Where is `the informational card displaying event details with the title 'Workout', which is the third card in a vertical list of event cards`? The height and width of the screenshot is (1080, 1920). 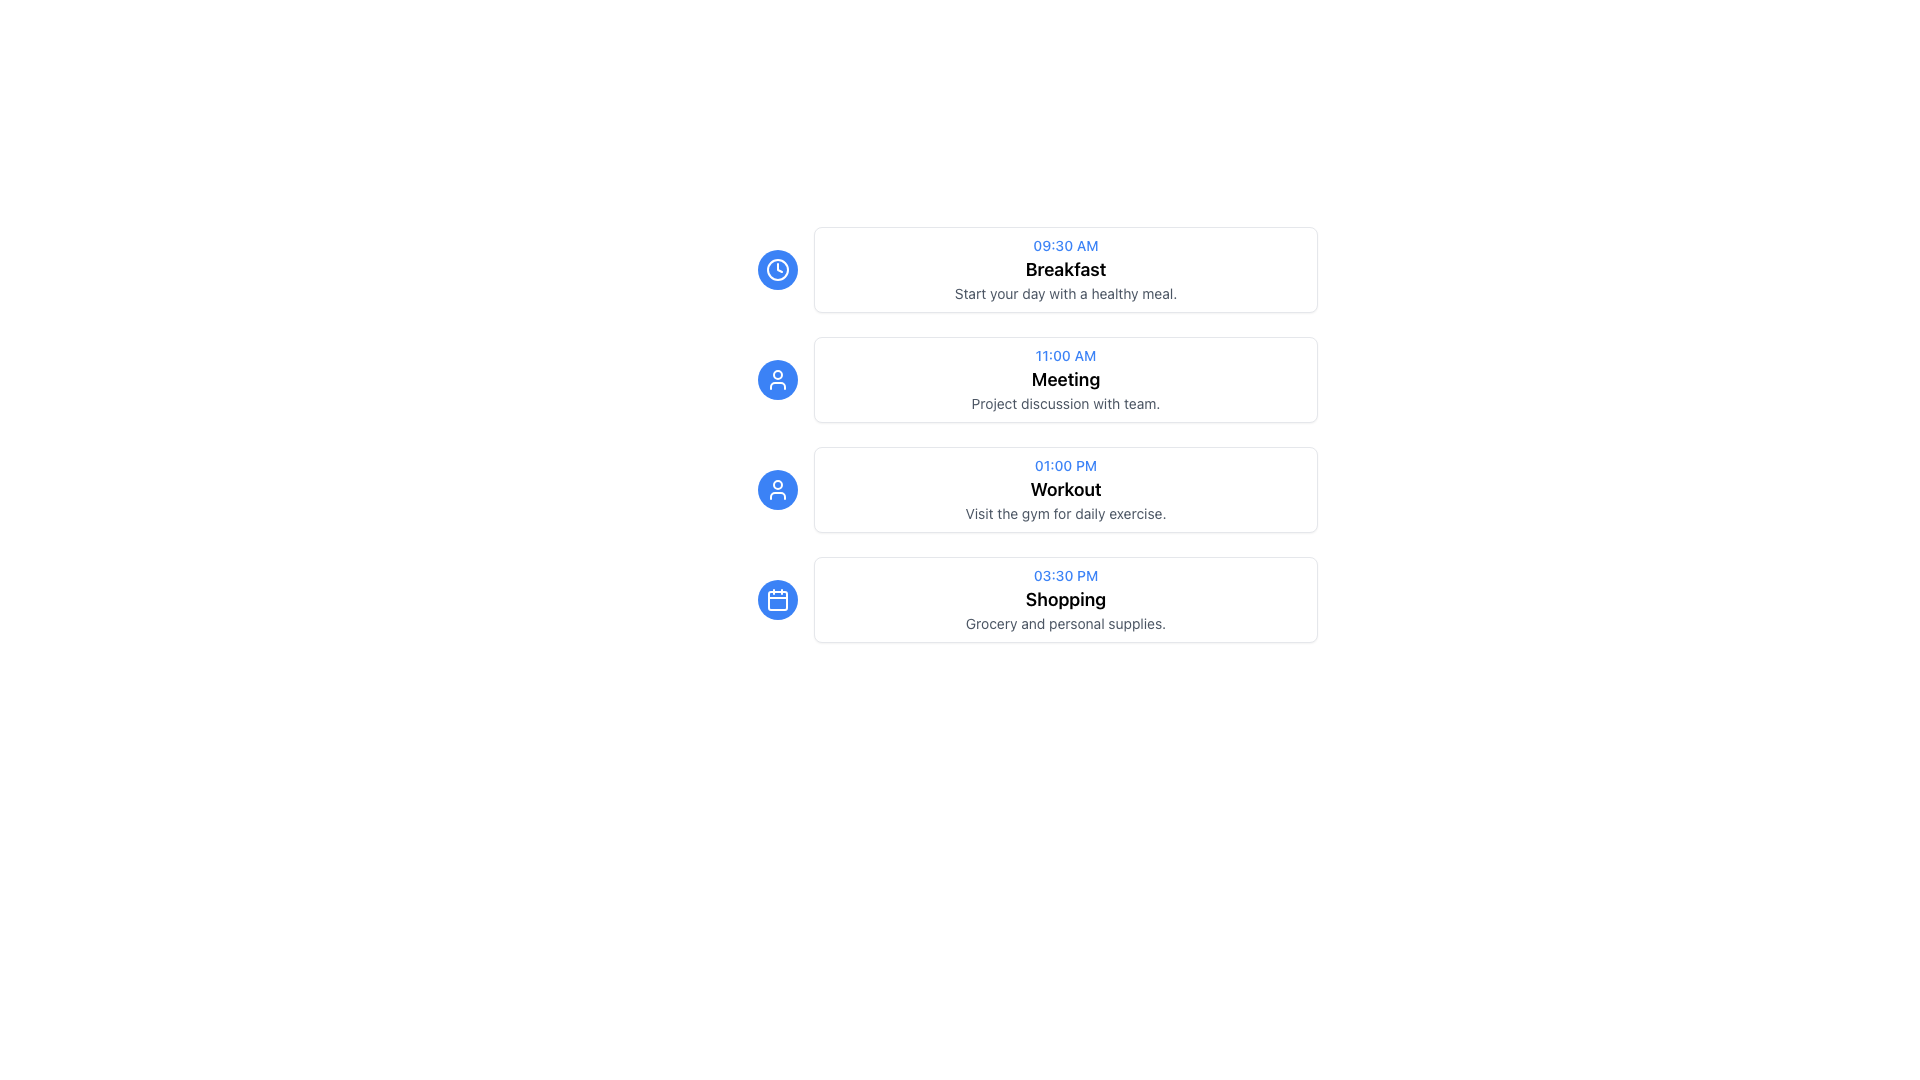
the informational card displaying event details with the title 'Workout', which is the third card in a vertical list of event cards is located at coordinates (1030, 489).